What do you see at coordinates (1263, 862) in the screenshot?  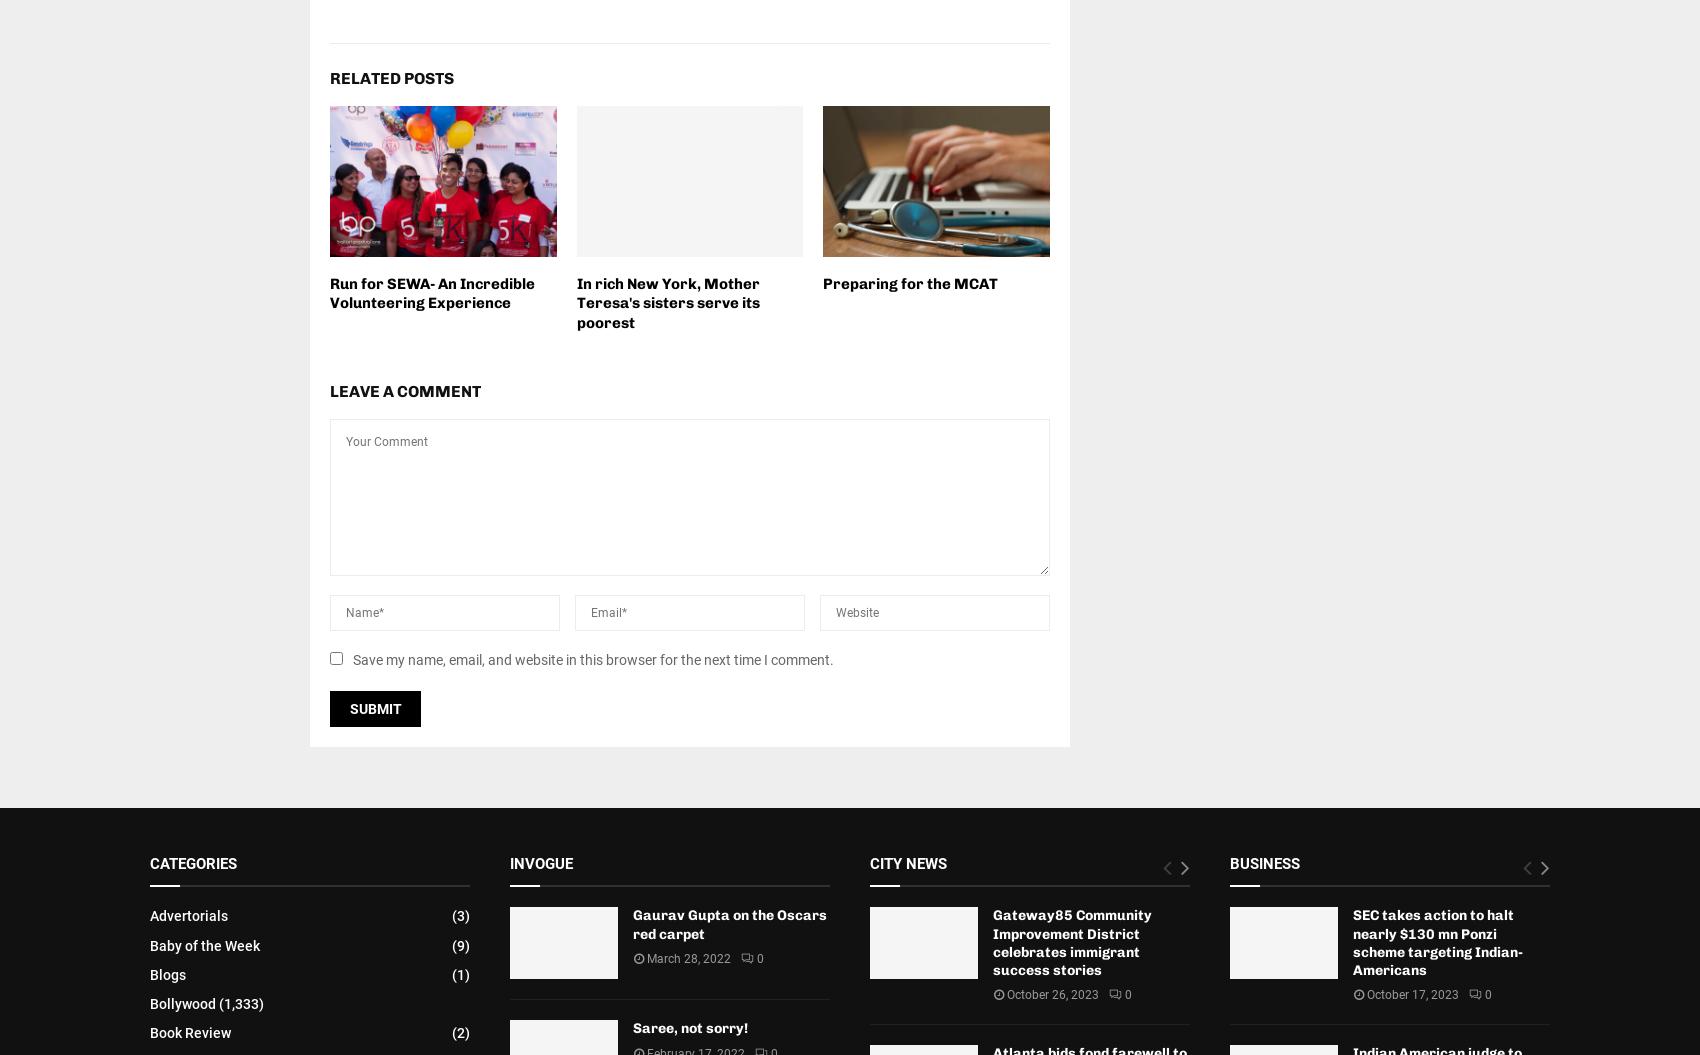 I see `'Business'` at bounding box center [1263, 862].